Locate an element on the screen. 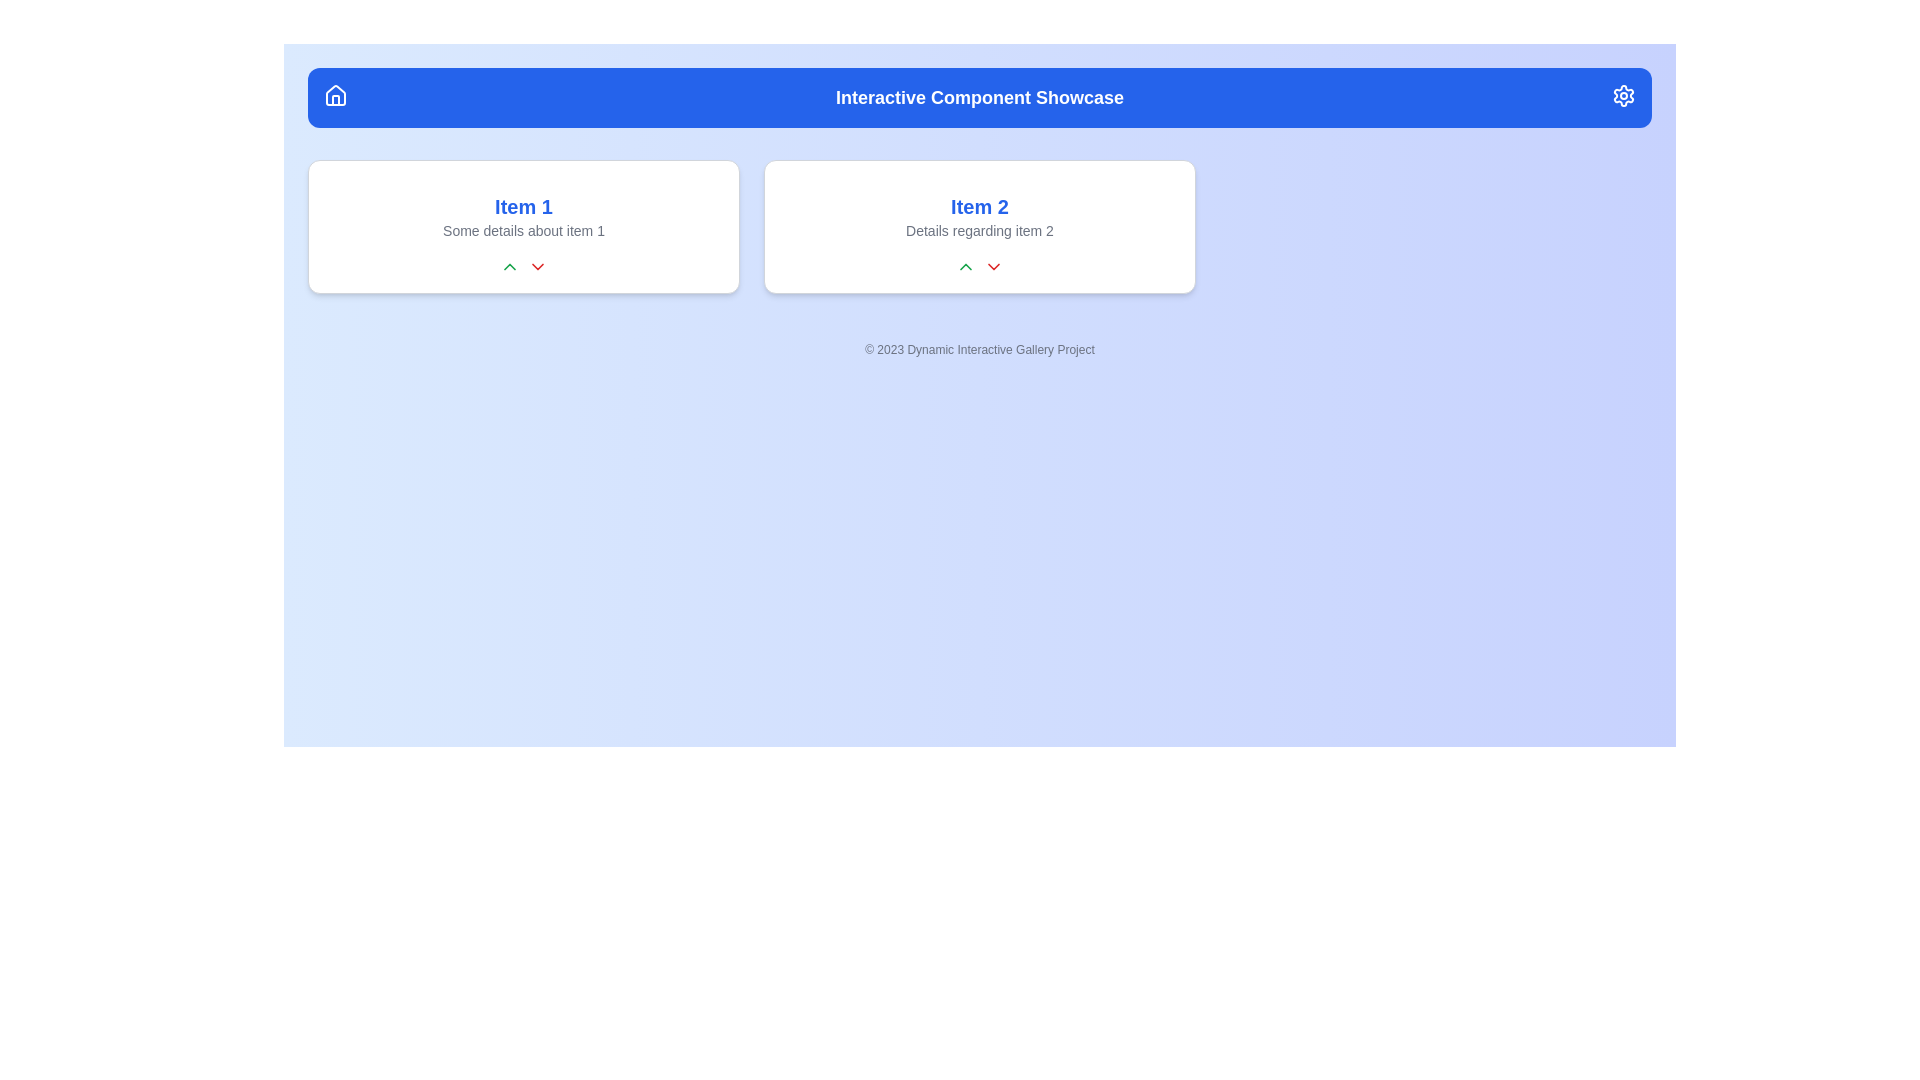 The width and height of the screenshot is (1920, 1080). the 'Home' icon located in the blue header bar on the left side is located at coordinates (336, 96).